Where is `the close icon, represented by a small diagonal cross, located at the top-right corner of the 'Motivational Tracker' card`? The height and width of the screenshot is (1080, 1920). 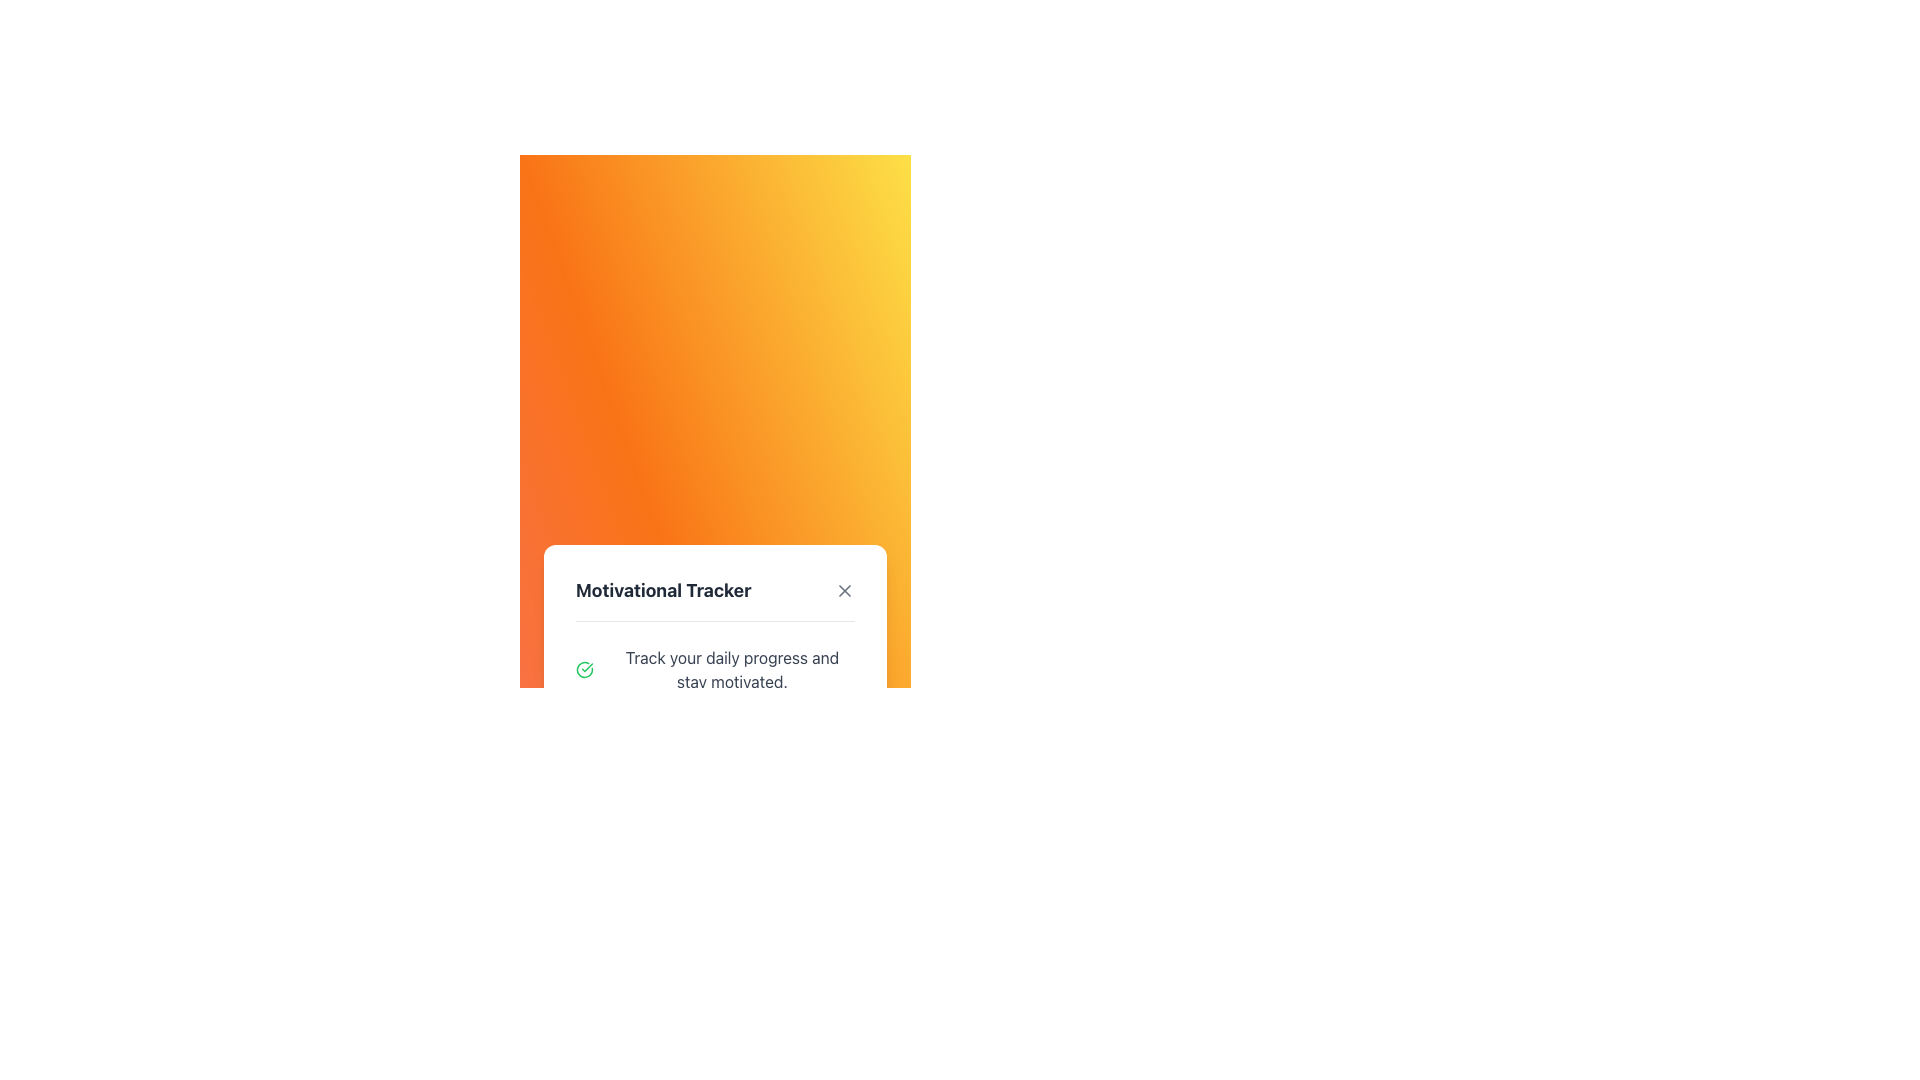
the close icon, represented by a small diagonal cross, located at the top-right corner of the 'Motivational Tracker' card is located at coordinates (844, 589).